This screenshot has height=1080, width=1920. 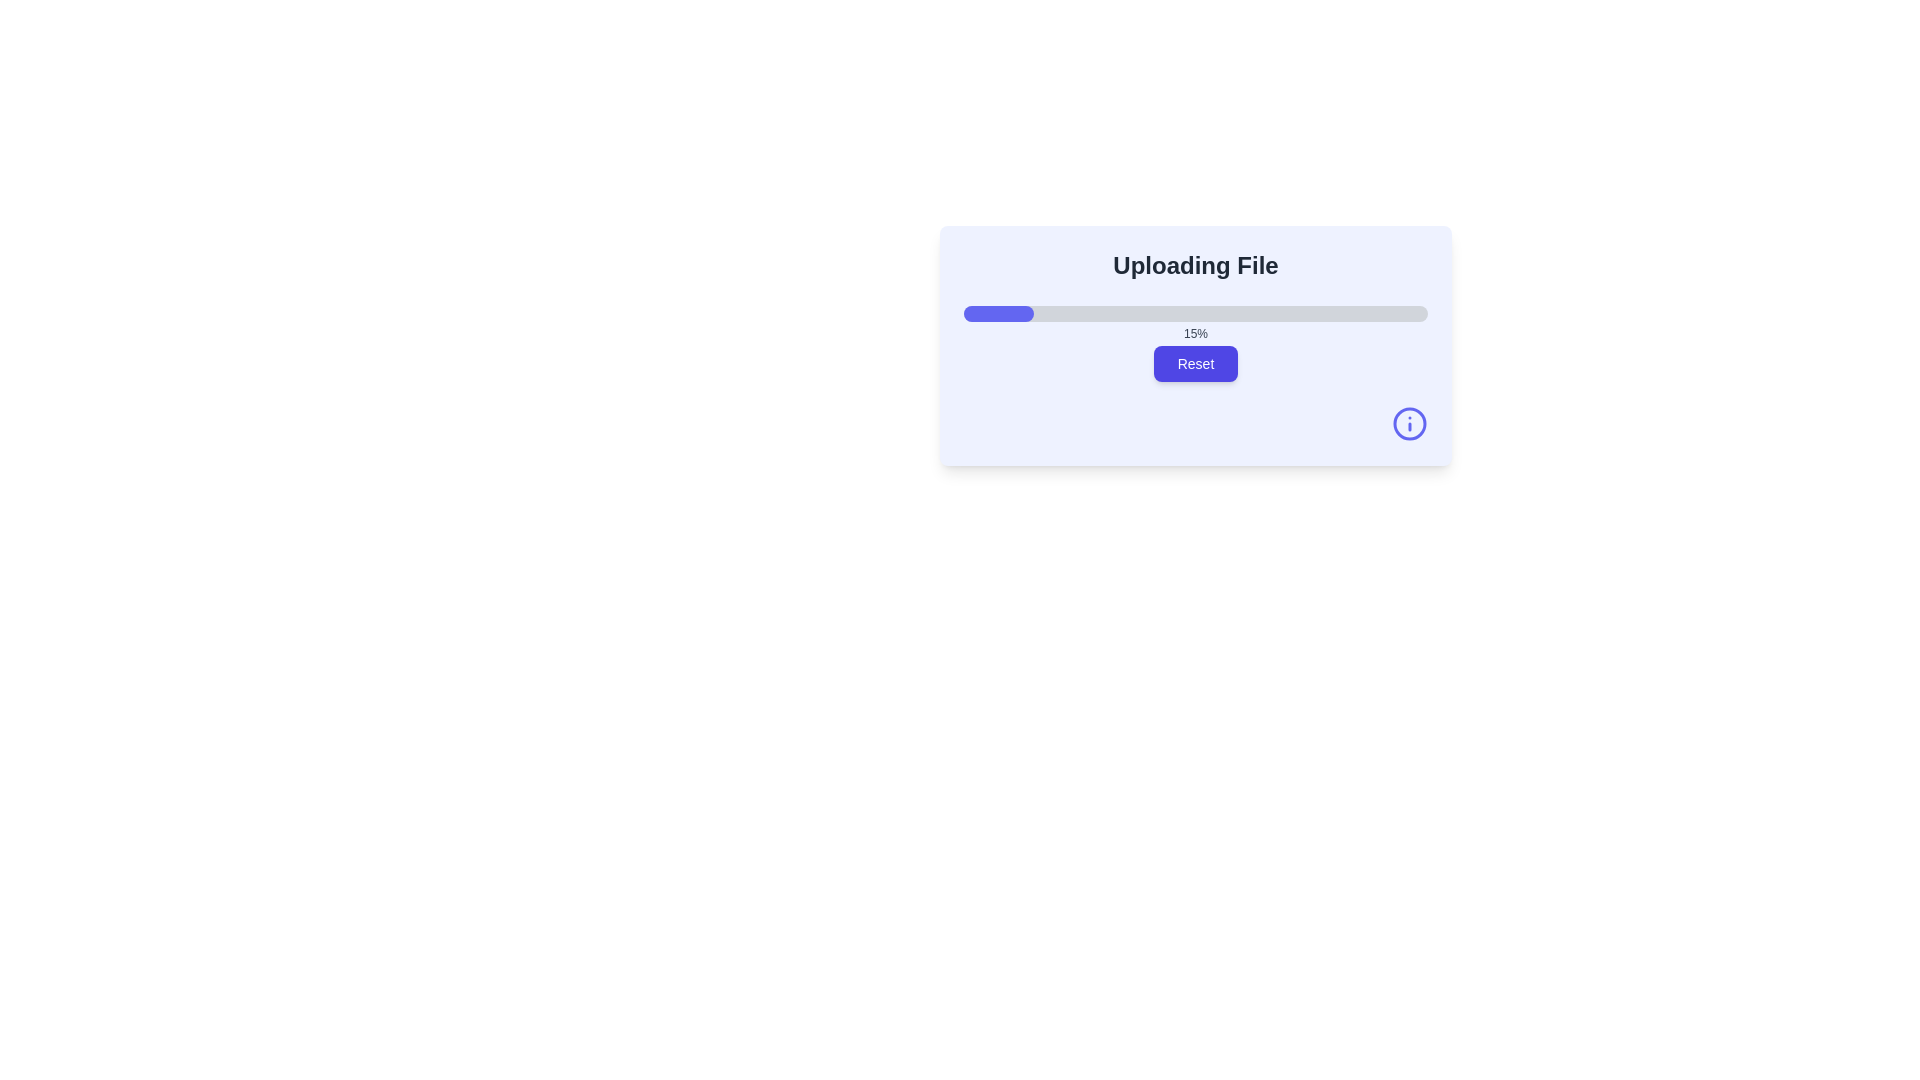 I want to click on the 'Reset' button, which is a rectangular button with rounded corners, displaying white text on a blue background, located below the progress bar indicating '10%', so click(x=1195, y=363).